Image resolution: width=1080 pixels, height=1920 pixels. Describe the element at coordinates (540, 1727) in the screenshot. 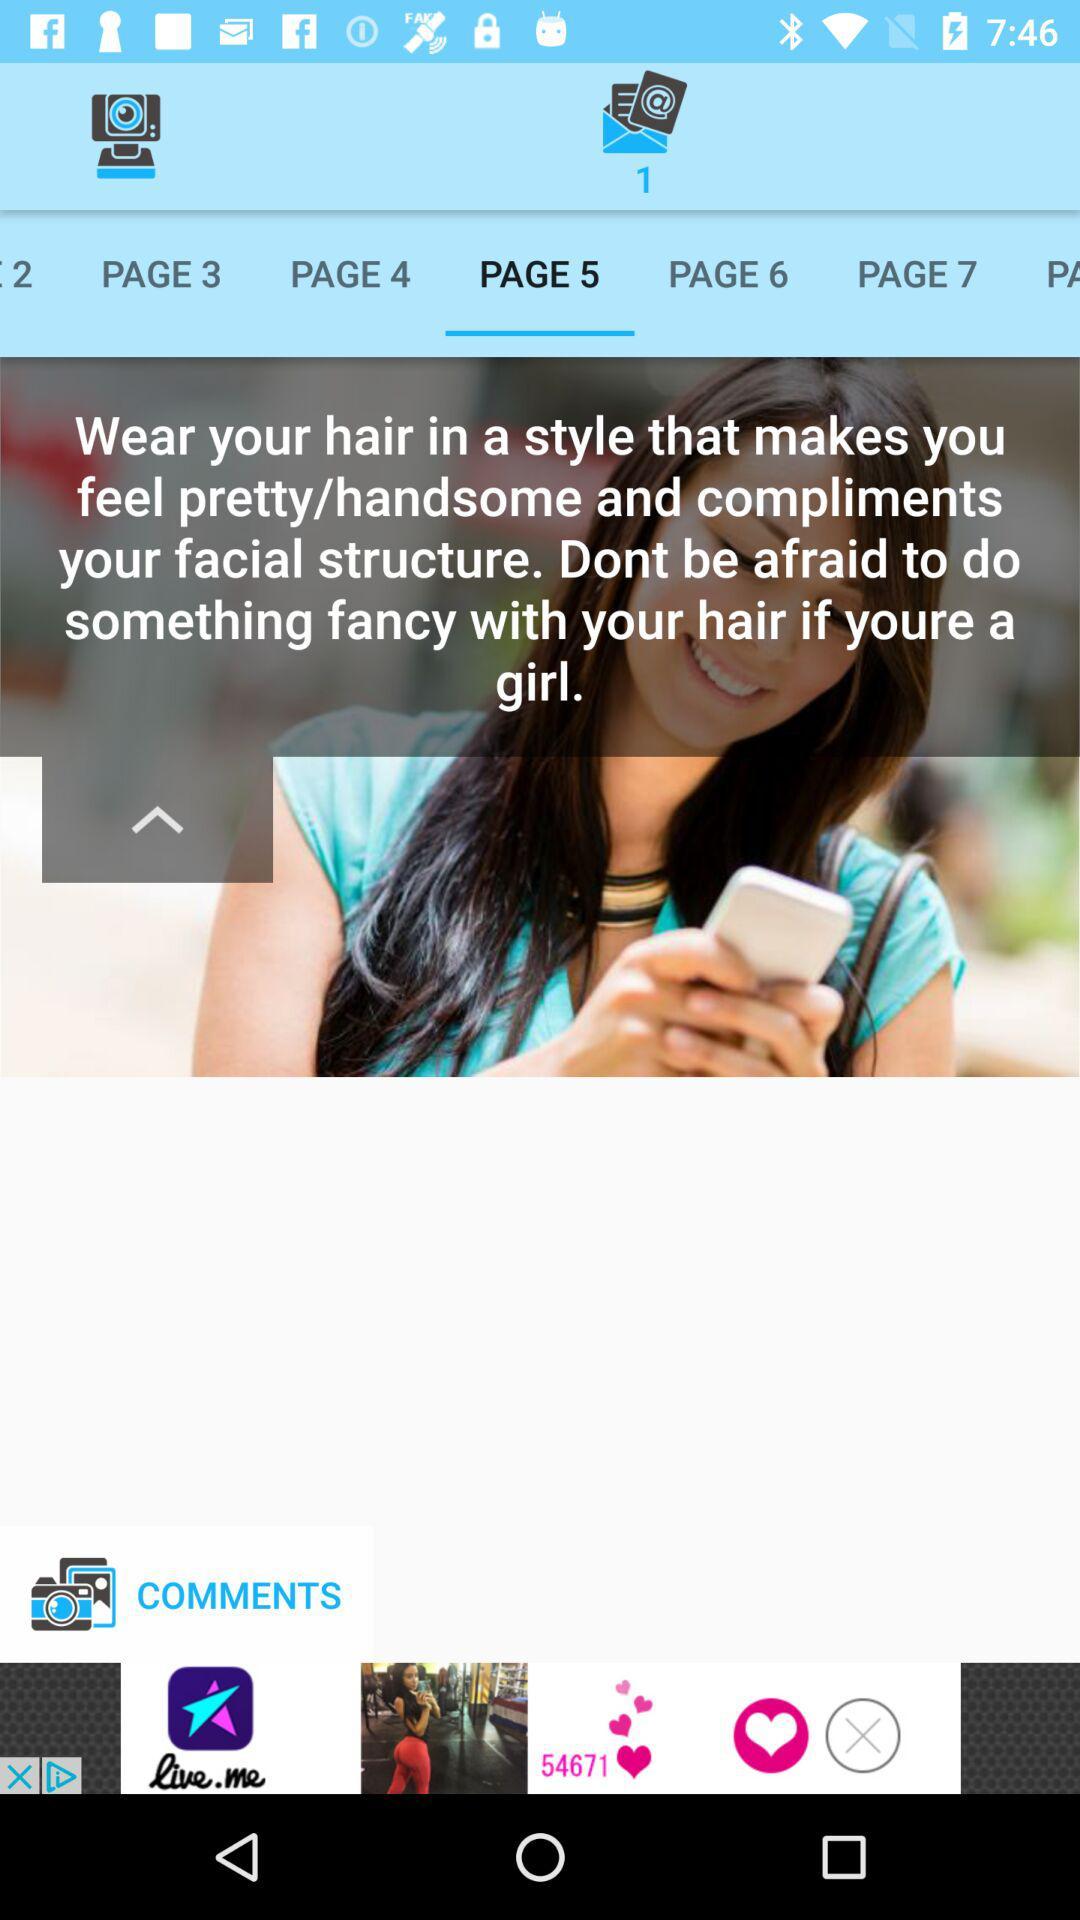

I see `like` at that location.